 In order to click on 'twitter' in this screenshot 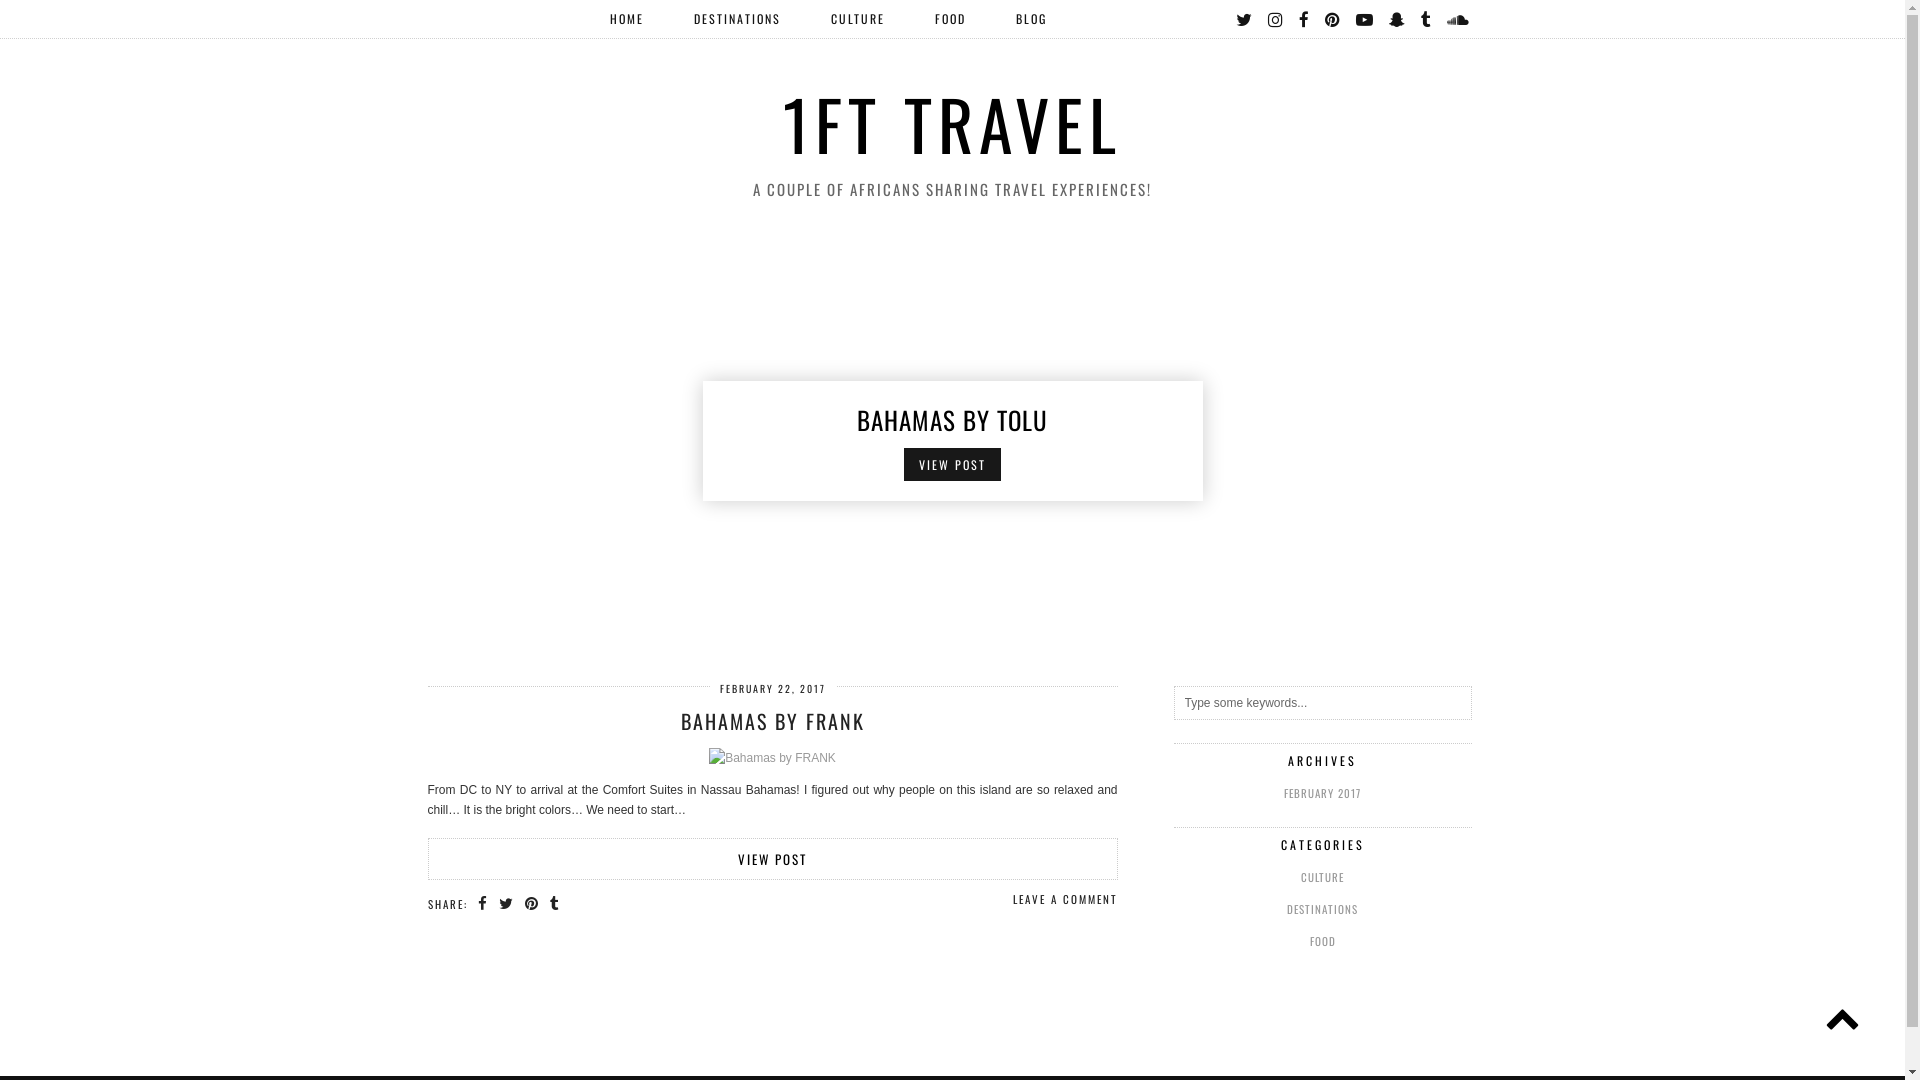, I will do `click(1243, 19)`.